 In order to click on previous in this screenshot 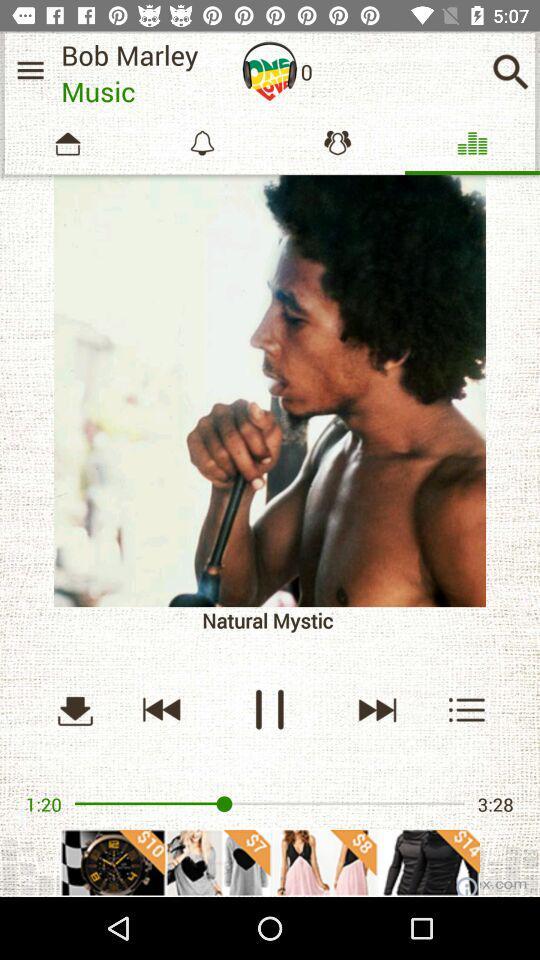, I will do `click(161, 709)`.